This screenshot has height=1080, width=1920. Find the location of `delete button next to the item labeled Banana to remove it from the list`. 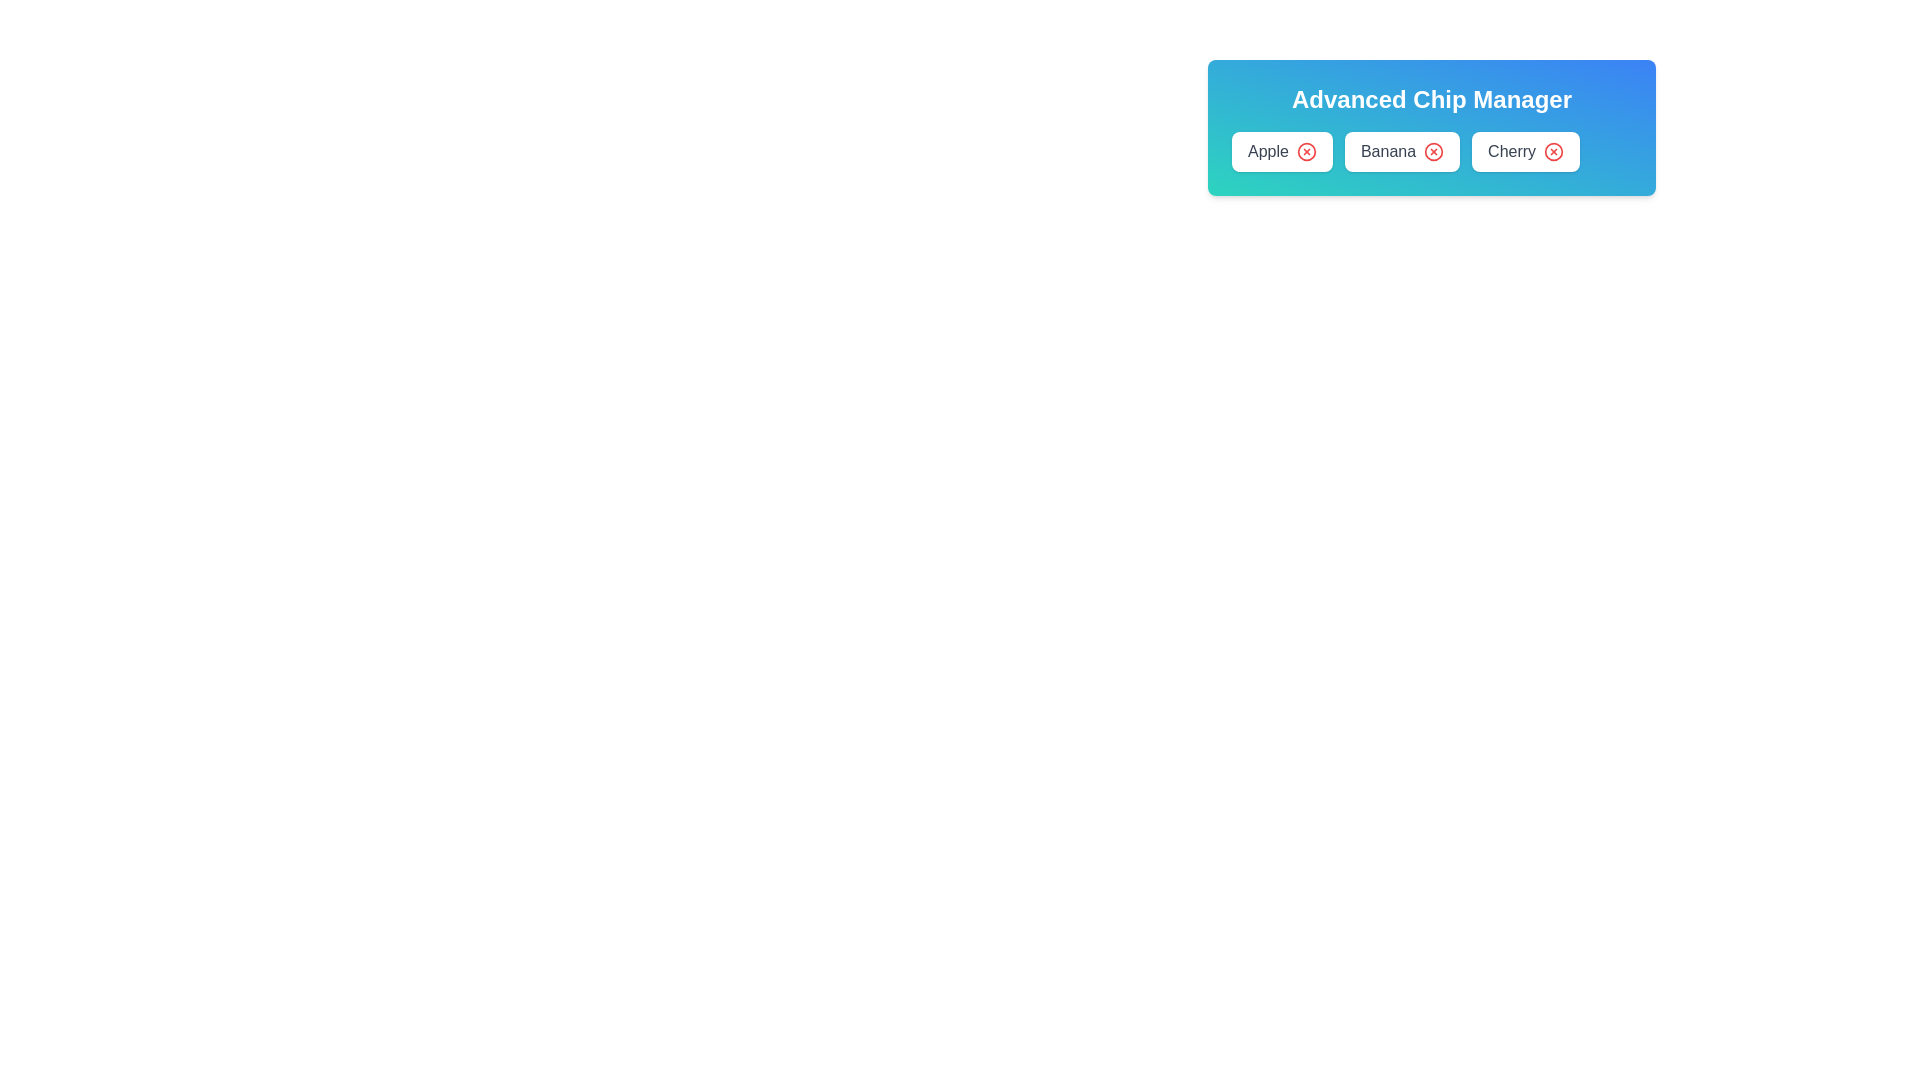

delete button next to the item labeled Banana to remove it from the list is located at coordinates (1433, 150).